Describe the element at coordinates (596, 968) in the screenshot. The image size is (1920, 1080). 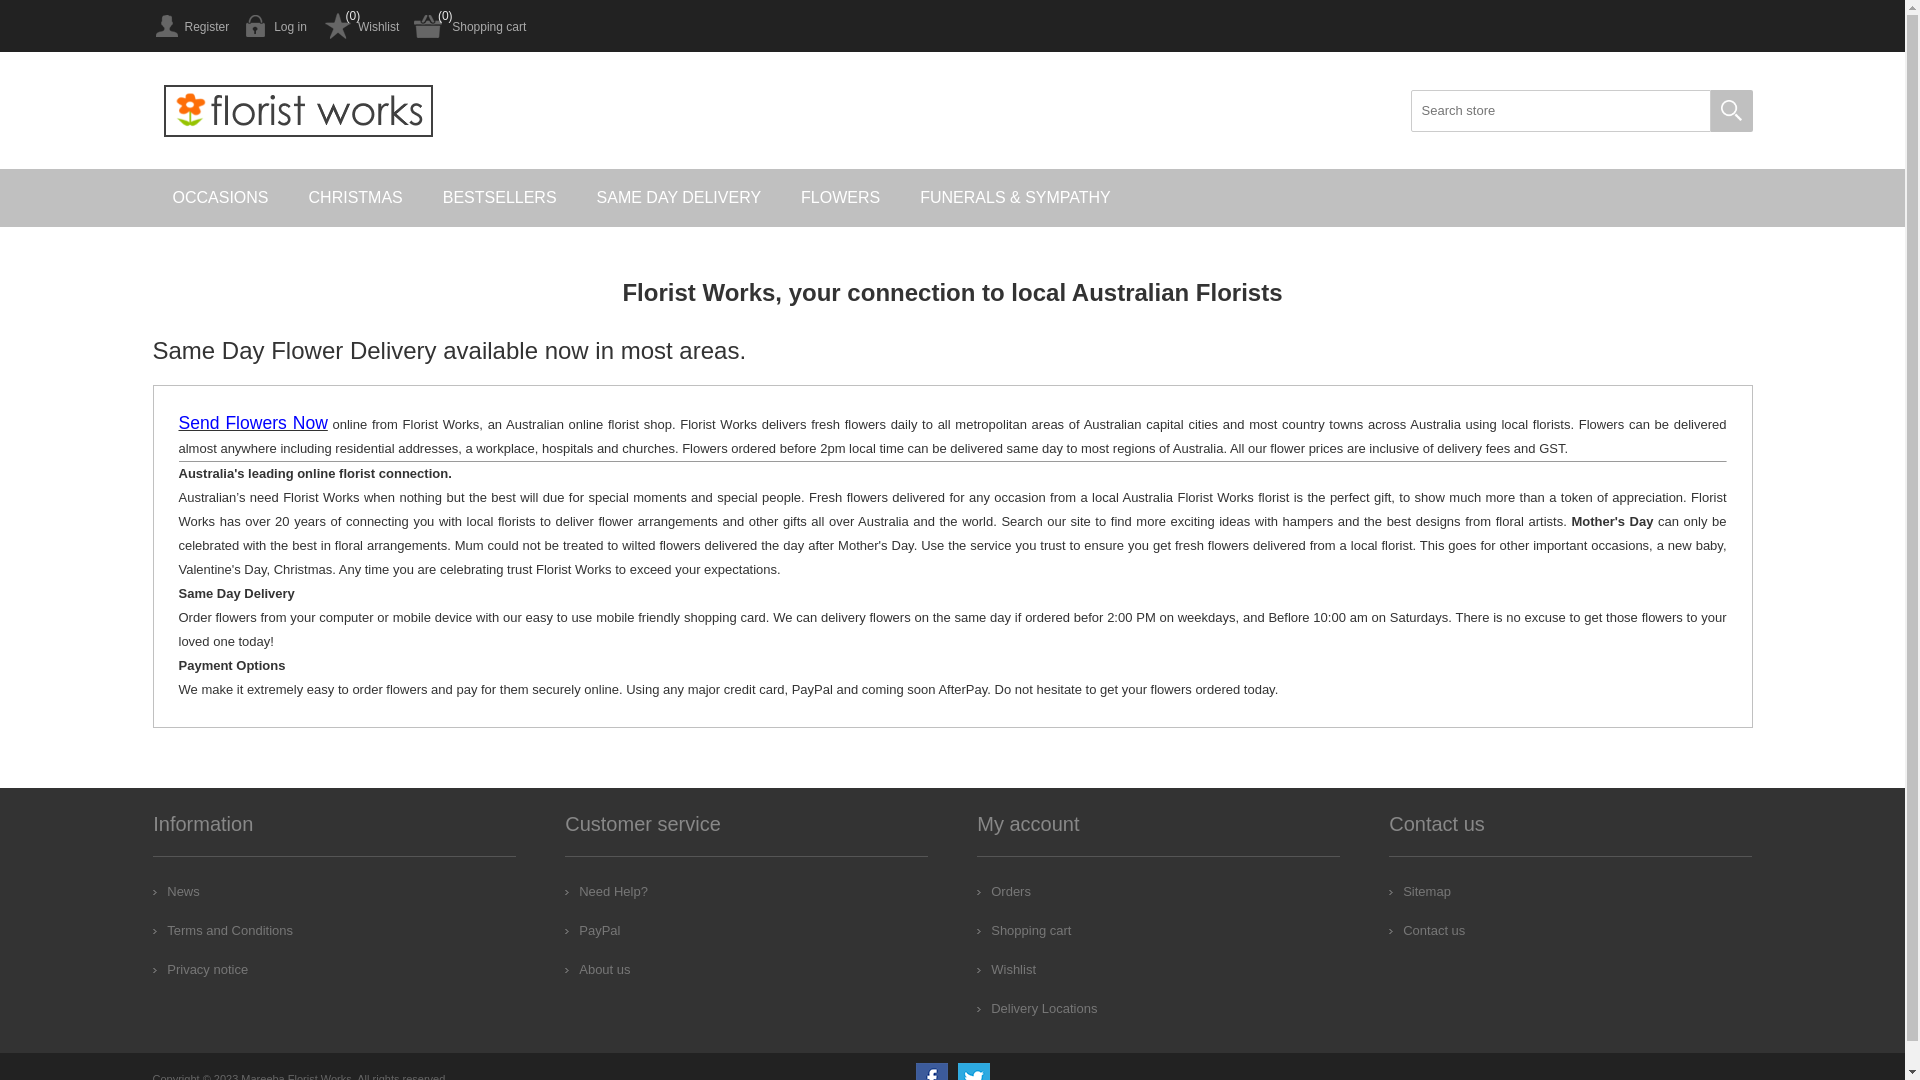
I see `'About us'` at that location.